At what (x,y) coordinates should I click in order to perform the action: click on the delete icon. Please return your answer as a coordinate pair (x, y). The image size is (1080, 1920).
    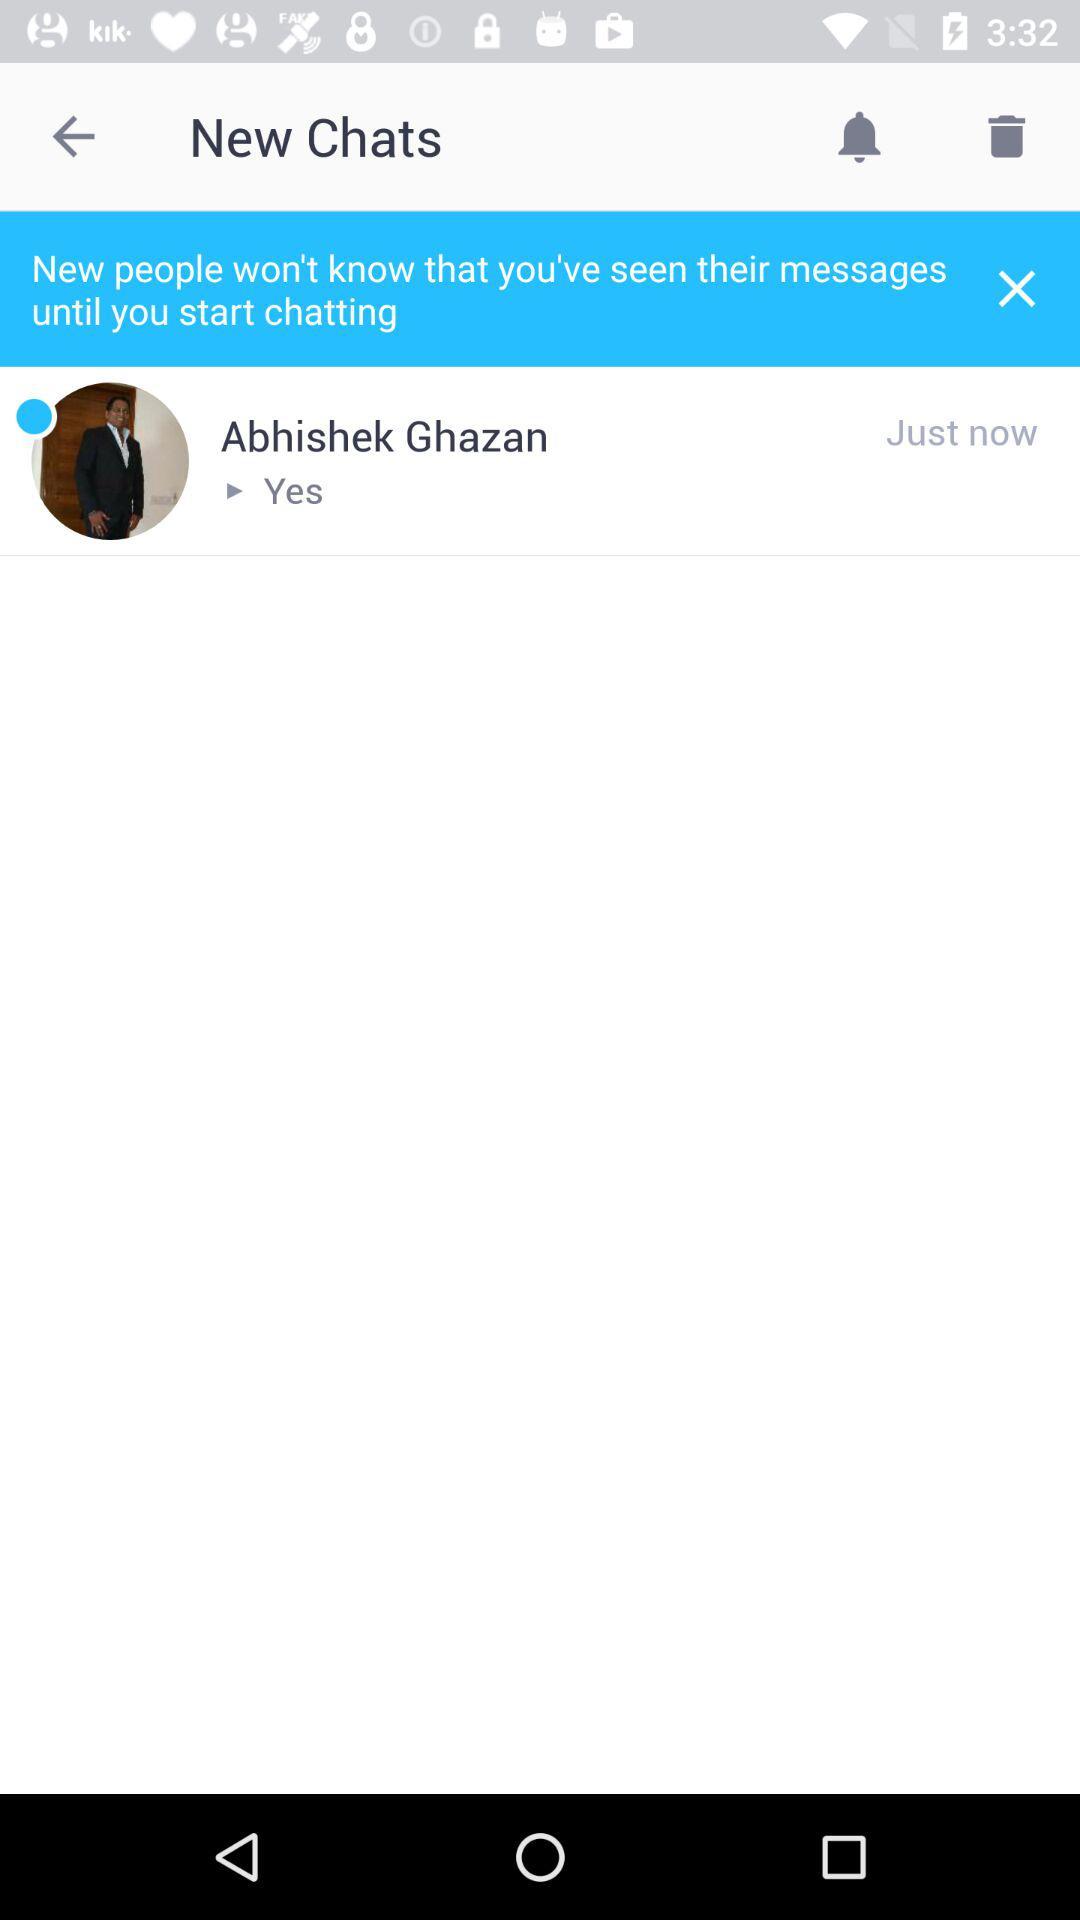
    Looking at the image, I should click on (1006, 135).